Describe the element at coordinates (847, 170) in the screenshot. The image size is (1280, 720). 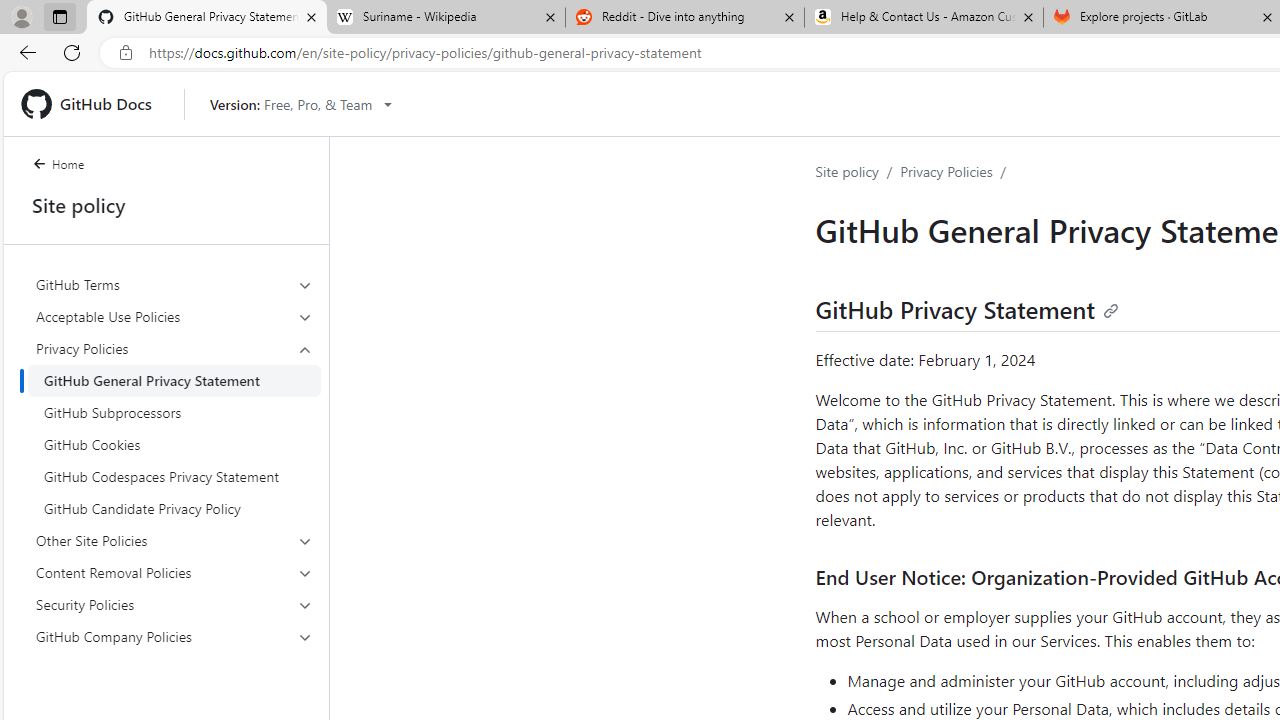
I see `'Site policy'` at that location.